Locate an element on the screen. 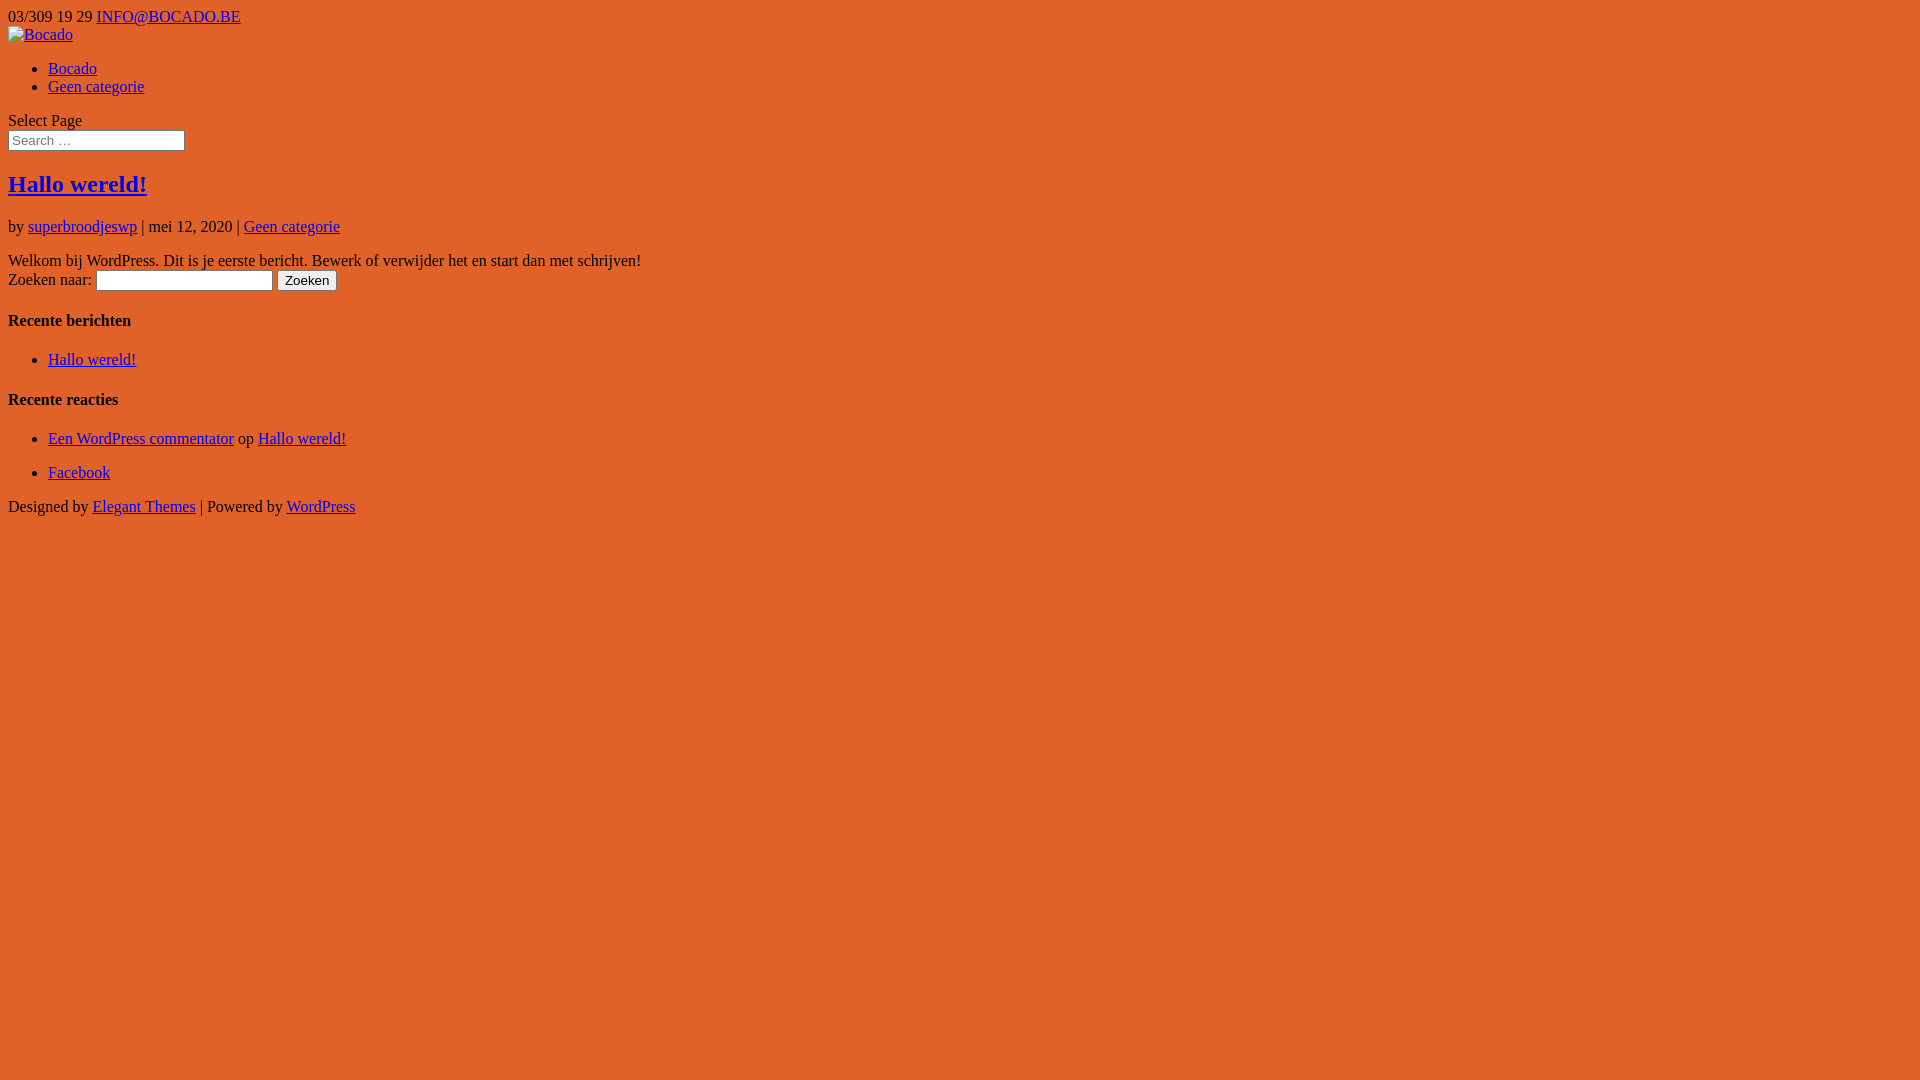  'Bocado' is located at coordinates (72, 67).